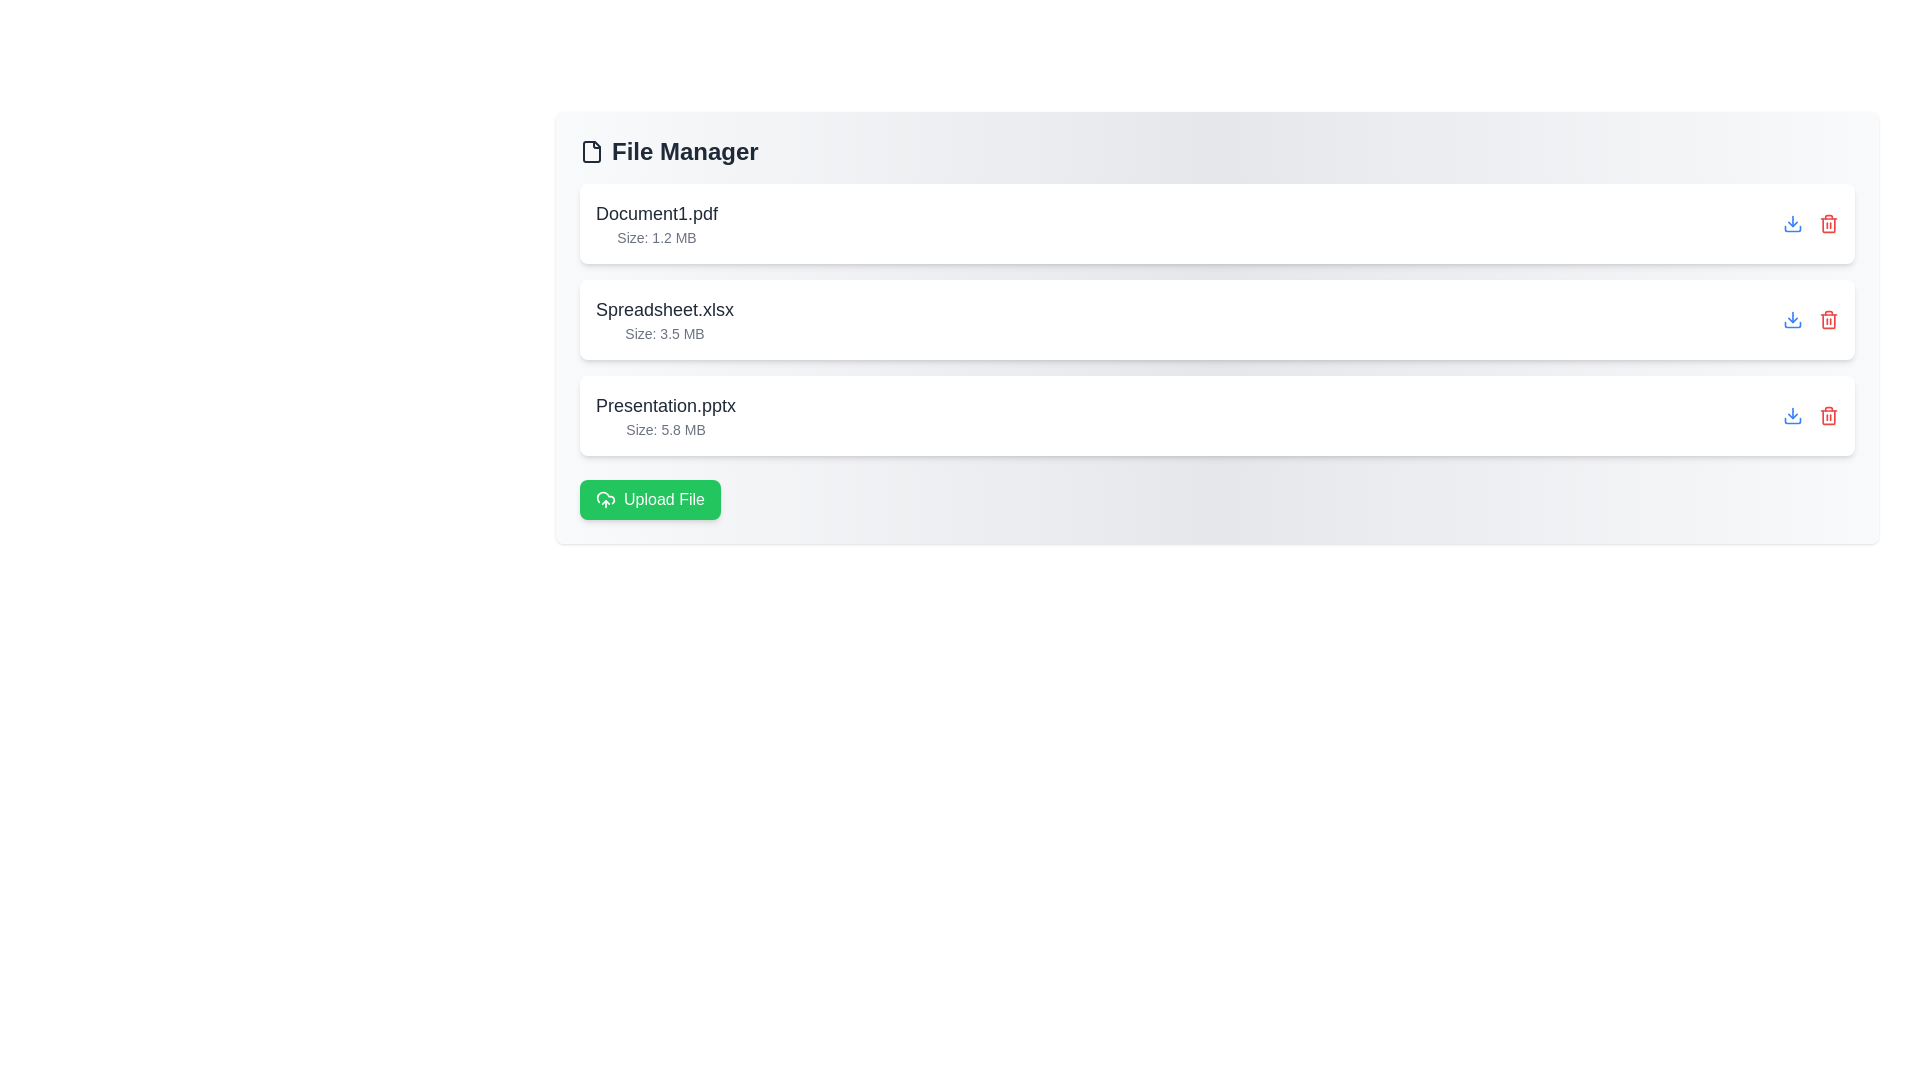  What do you see at coordinates (1828, 415) in the screenshot?
I see `delete button for the file named Presentation.pptx` at bounding box center [1828, 415].